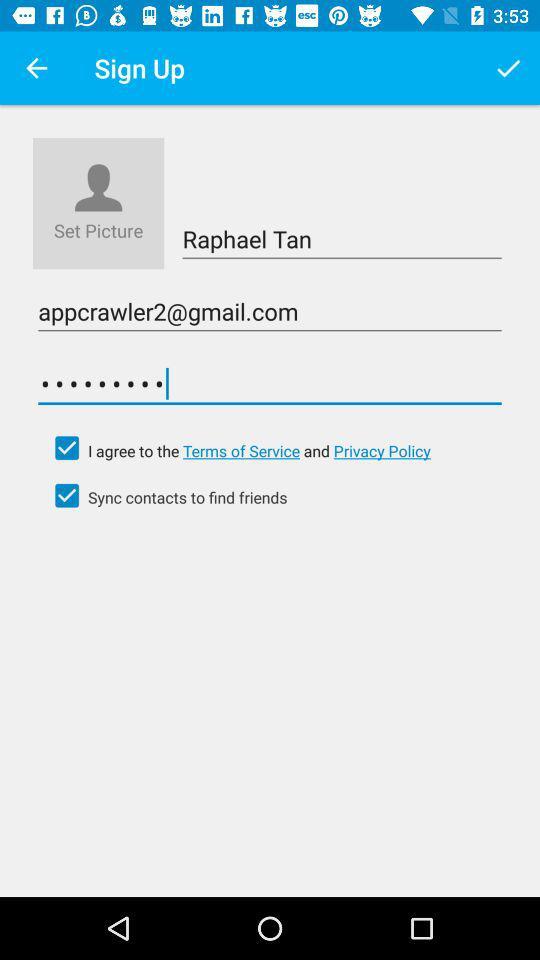 Image resolution: width=540 pixels, height=960 pixels. I want to click on do n't agree to terms of service, so click(67, 448).